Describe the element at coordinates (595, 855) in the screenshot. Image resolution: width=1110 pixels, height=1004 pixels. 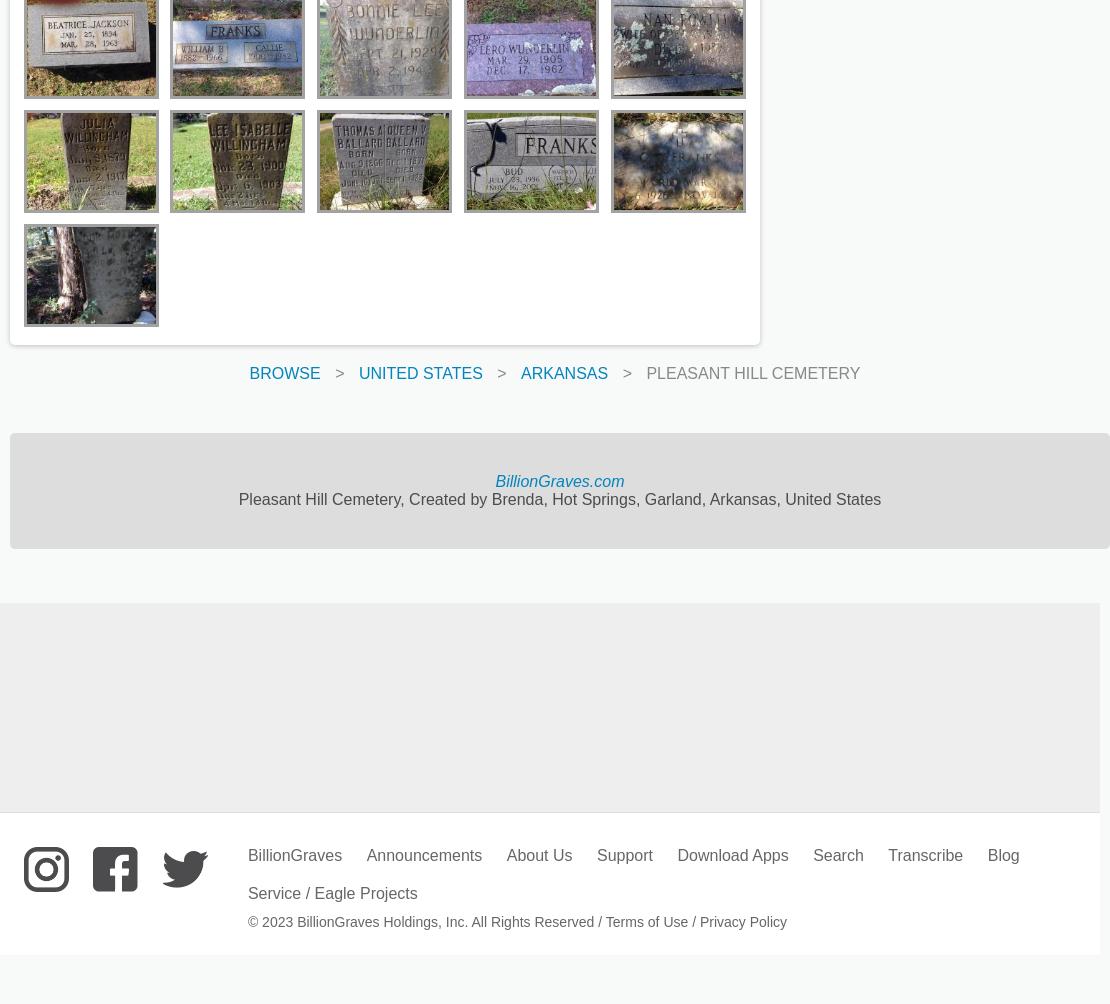
I see `'Support'` at that location.